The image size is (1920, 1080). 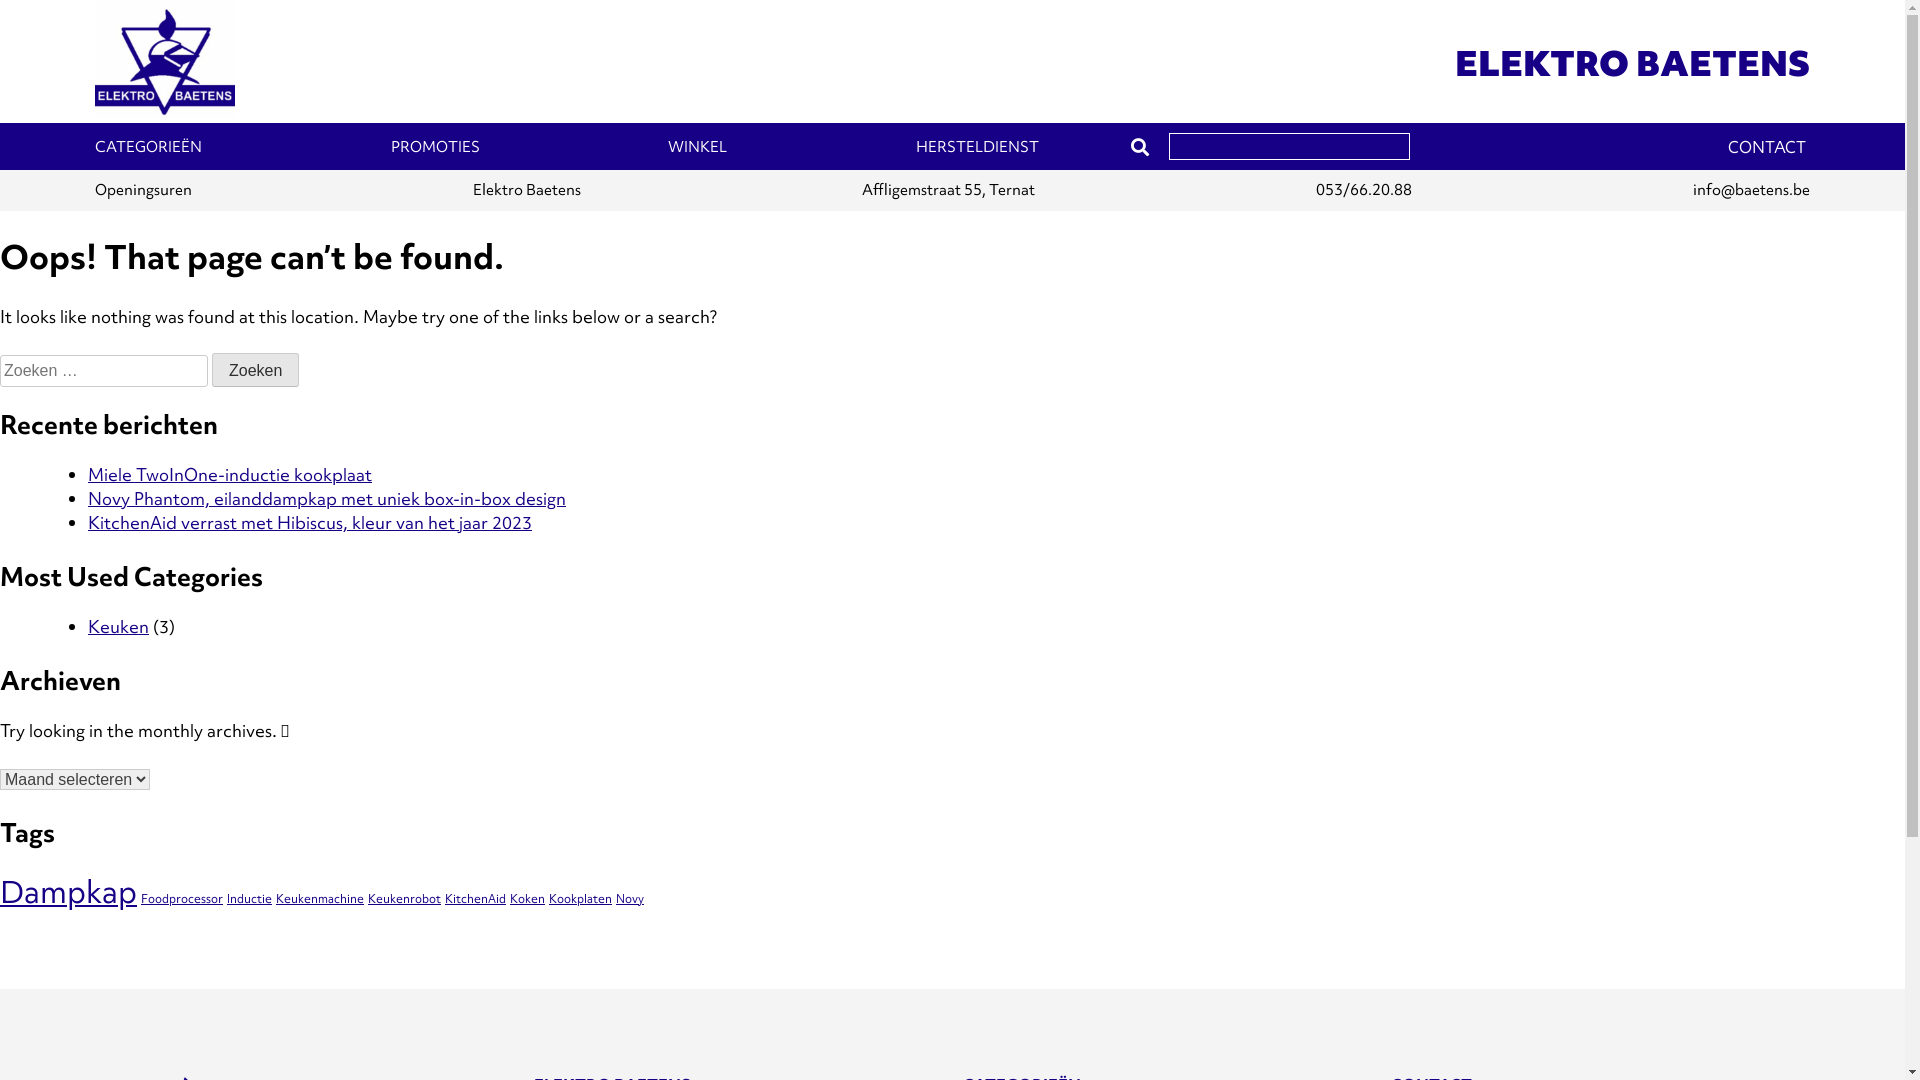 What do you see at coordinates (548, 897) in the screenshot?
I see `'Kookplaten'` at bounding box center [548, 897].